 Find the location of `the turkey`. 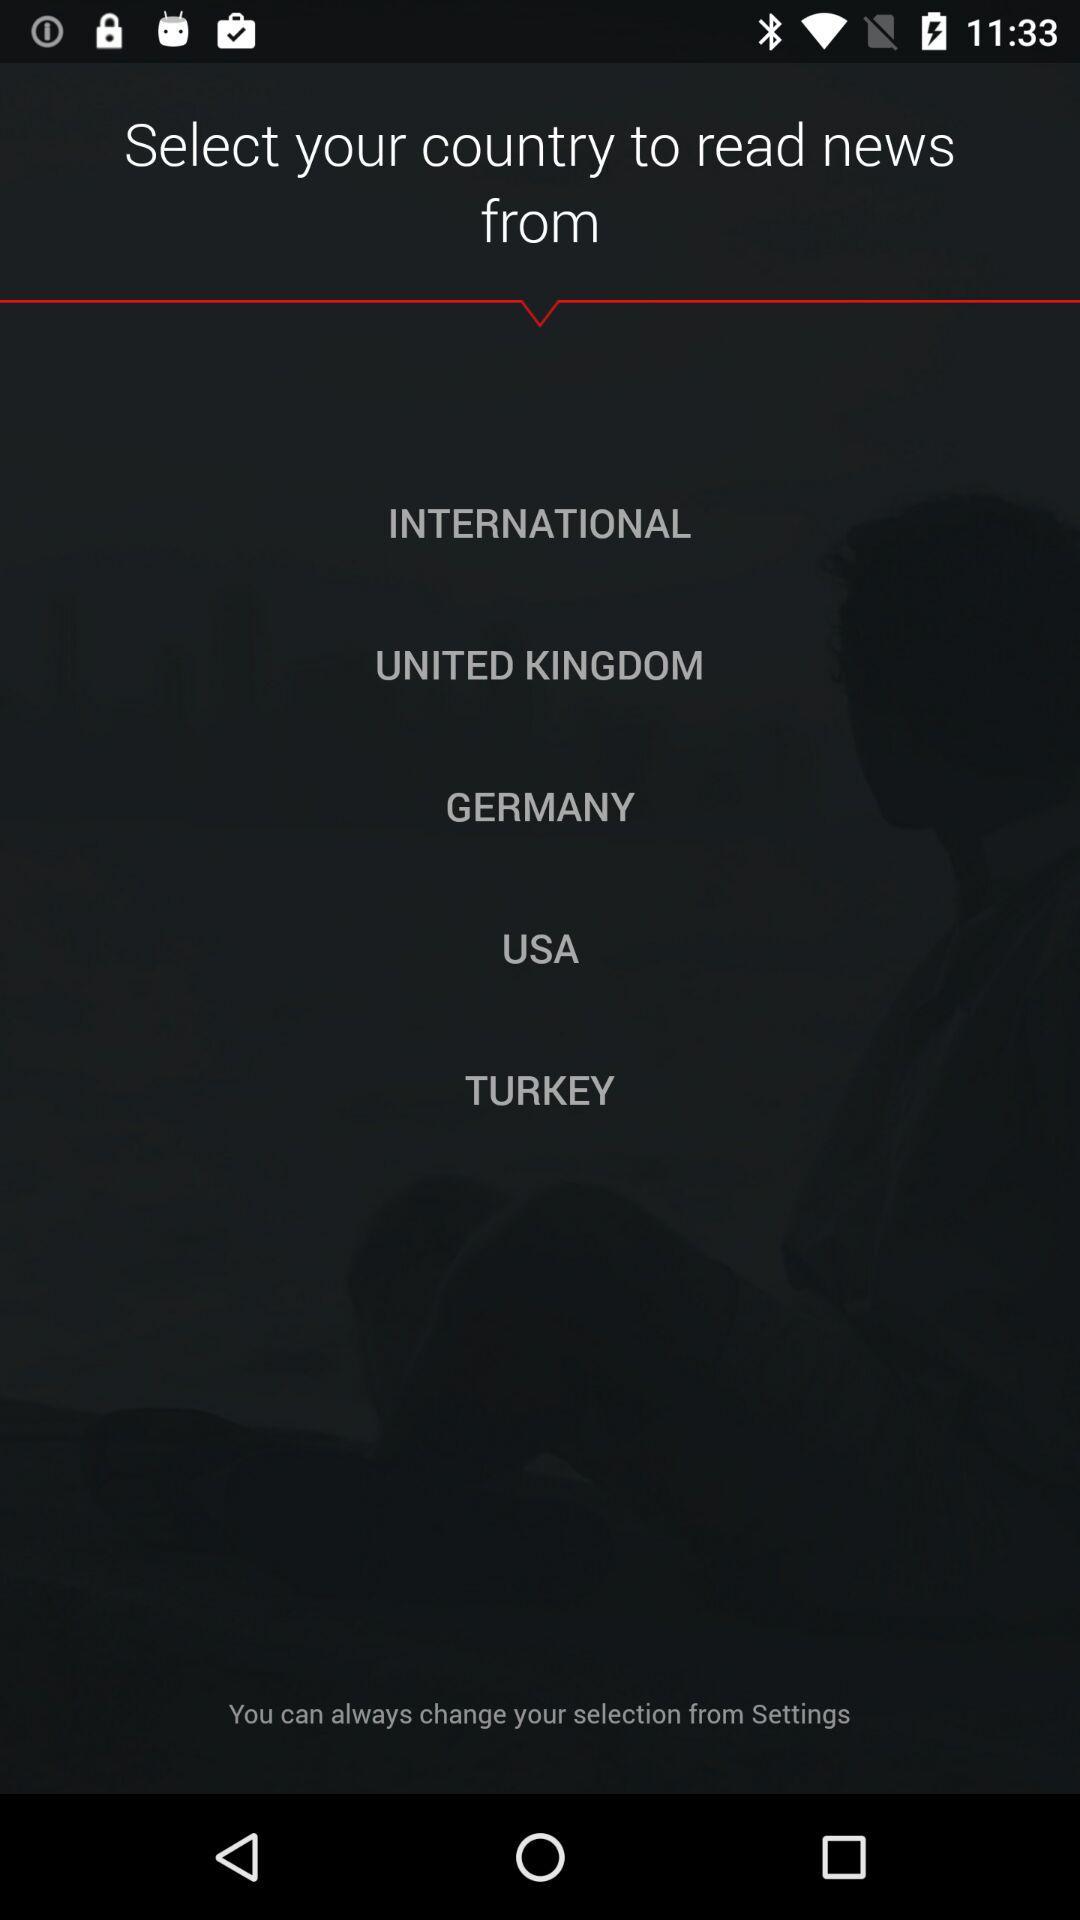

the turkey is located at coordinates (540, 1088).